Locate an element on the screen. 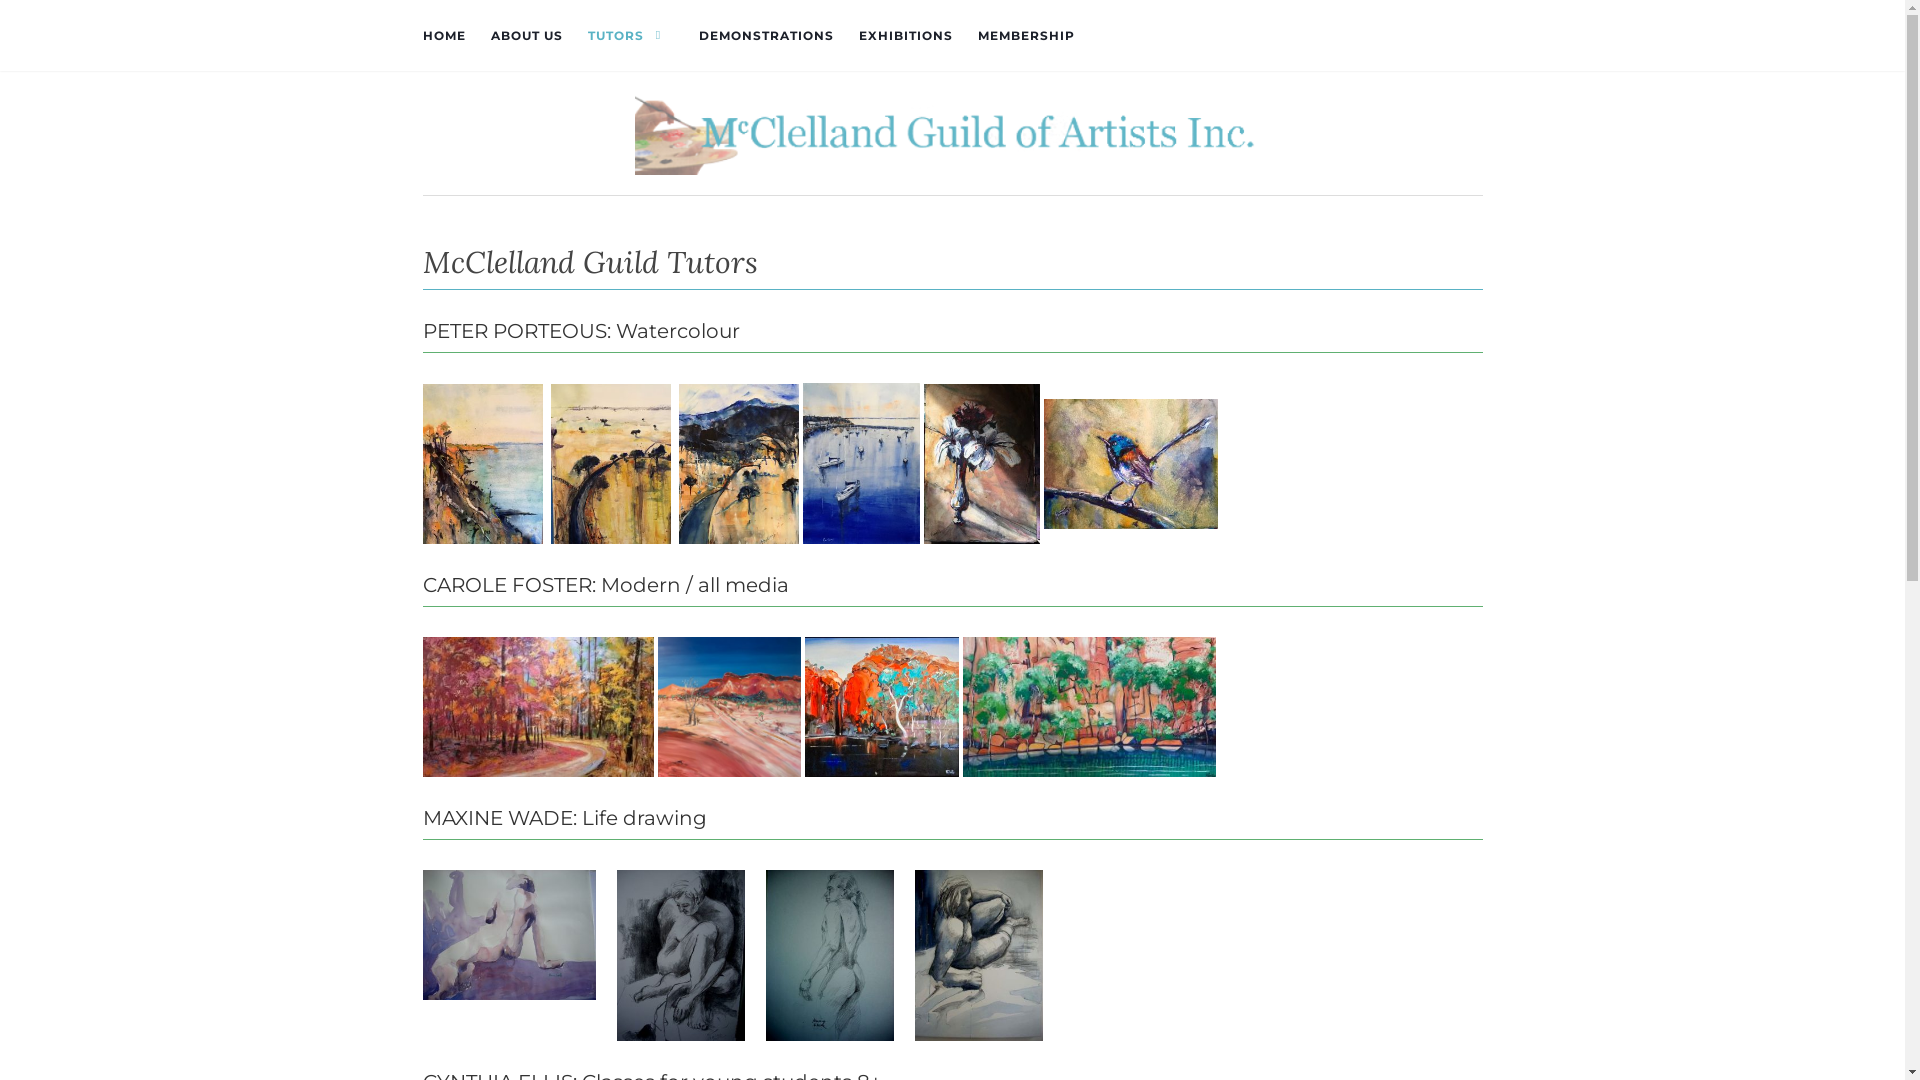 The height and width of the screenshot is (1080, 1920). 'MEMBERSHIP' is located at coordinates (1026, 35).